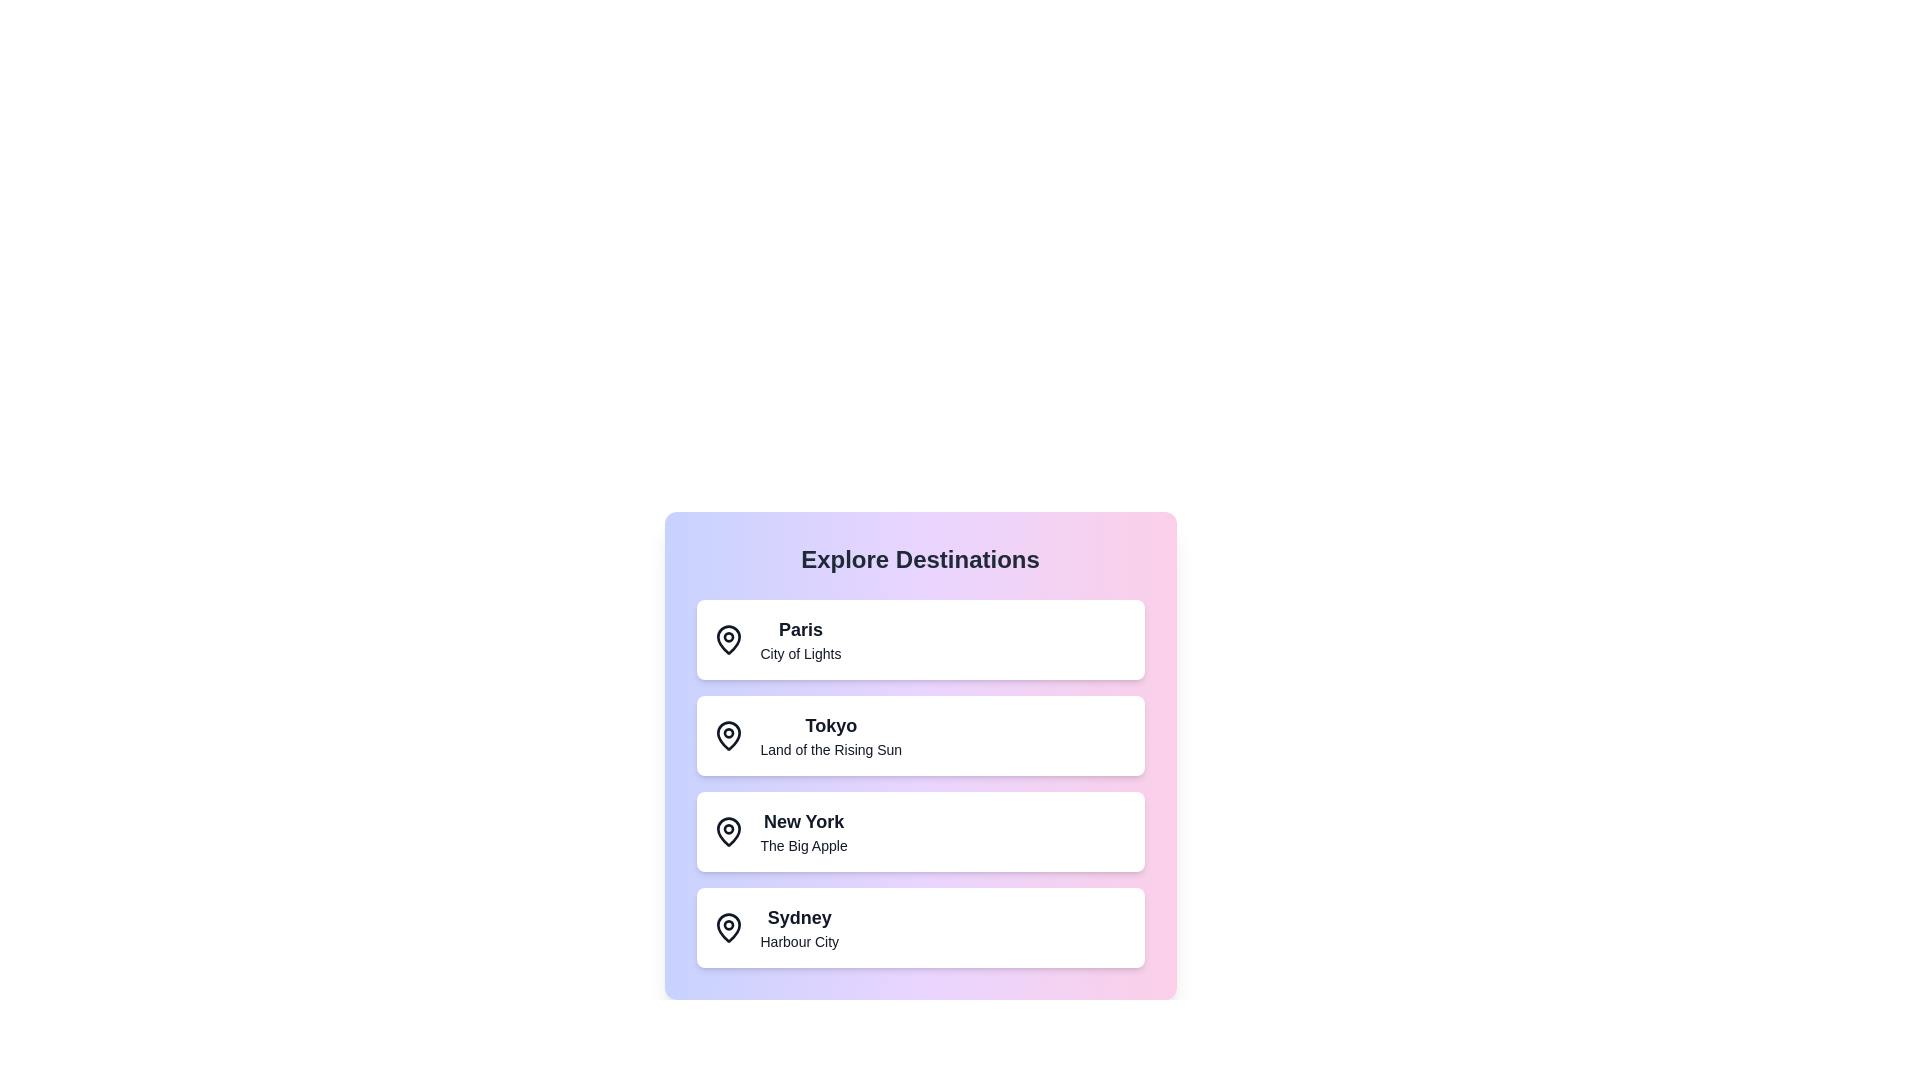 This screenshot has height=1080, width=1920. Describe the element at coordinates (919, 928) in the screenshot. I see `the destination panel corresponding to Sydney` at that location.